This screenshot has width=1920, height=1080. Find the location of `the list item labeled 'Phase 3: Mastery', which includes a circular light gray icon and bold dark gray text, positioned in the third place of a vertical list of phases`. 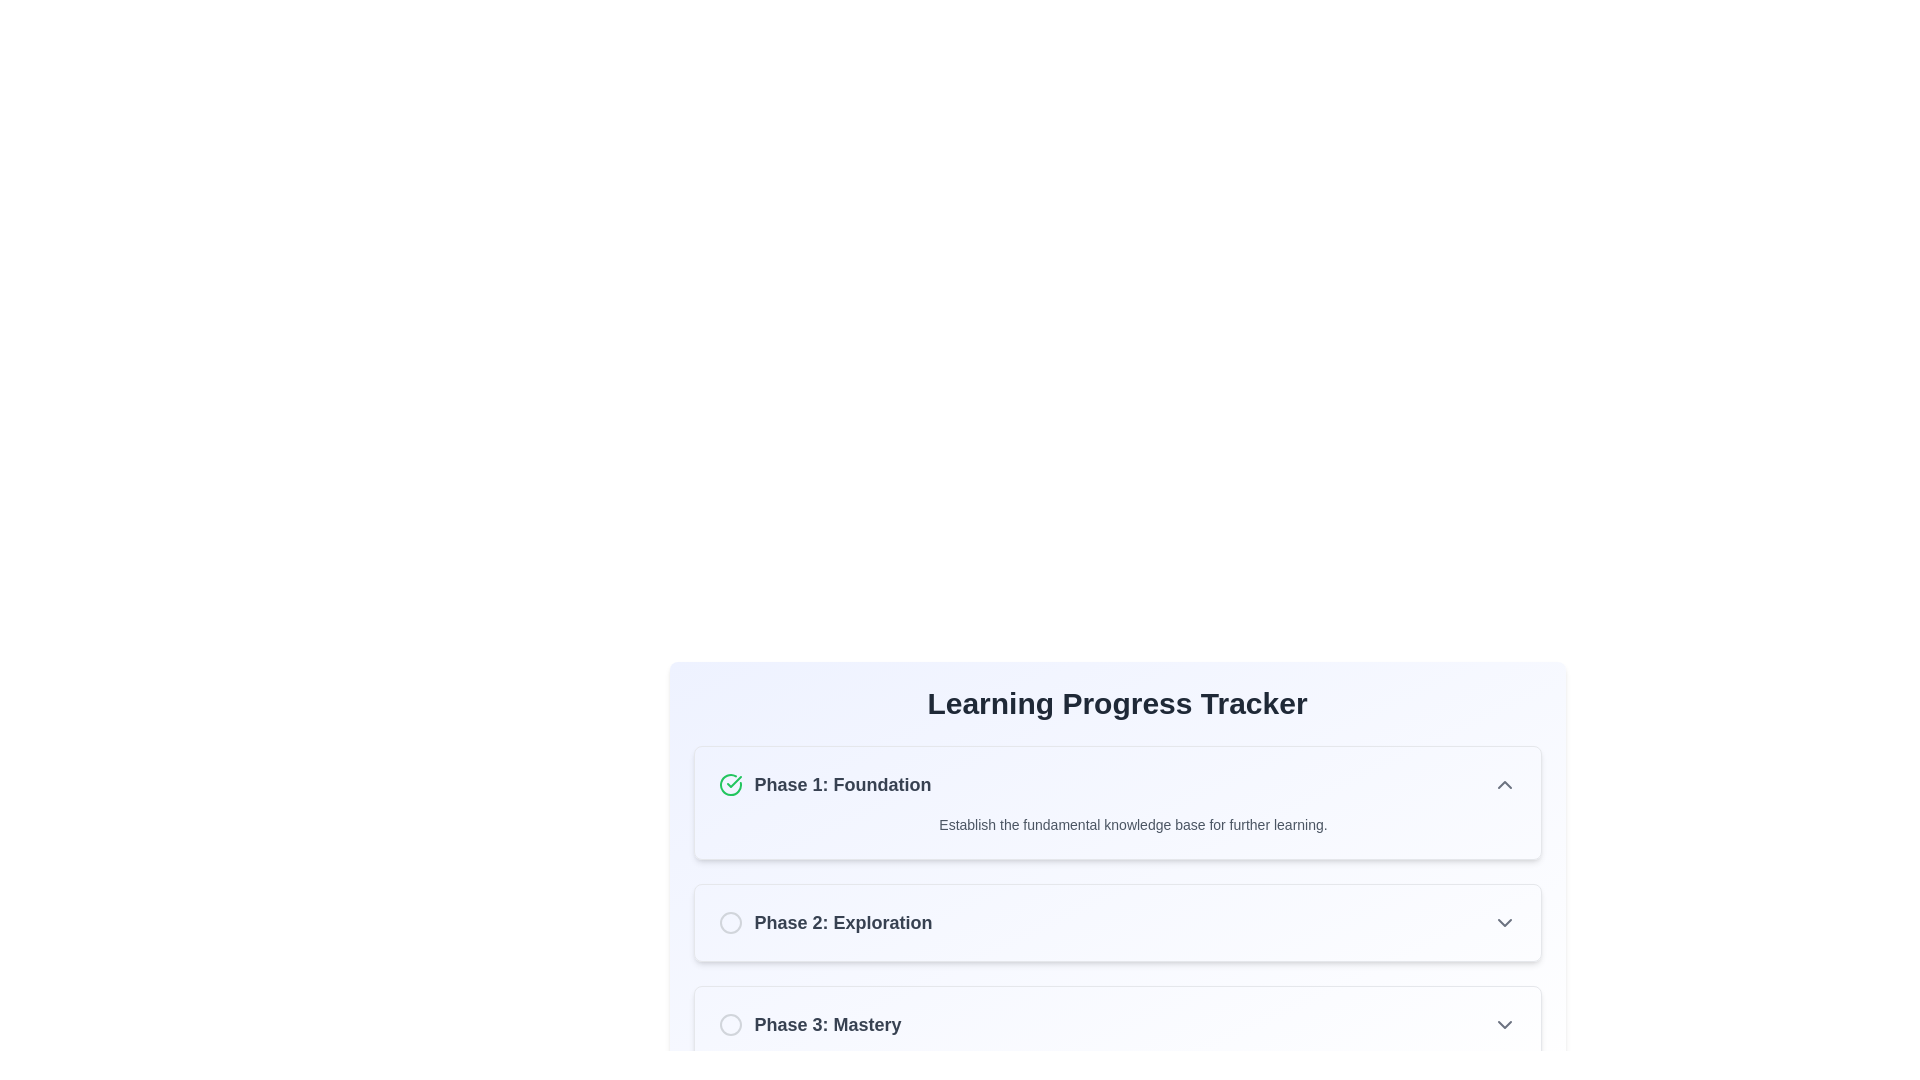

the list item labeled 'Phase 3: Mastery', which includes a circular light gray icon and bold dark gray text, positioned in the third place of a vertical list of phases is located at coordinates (810, 1025).